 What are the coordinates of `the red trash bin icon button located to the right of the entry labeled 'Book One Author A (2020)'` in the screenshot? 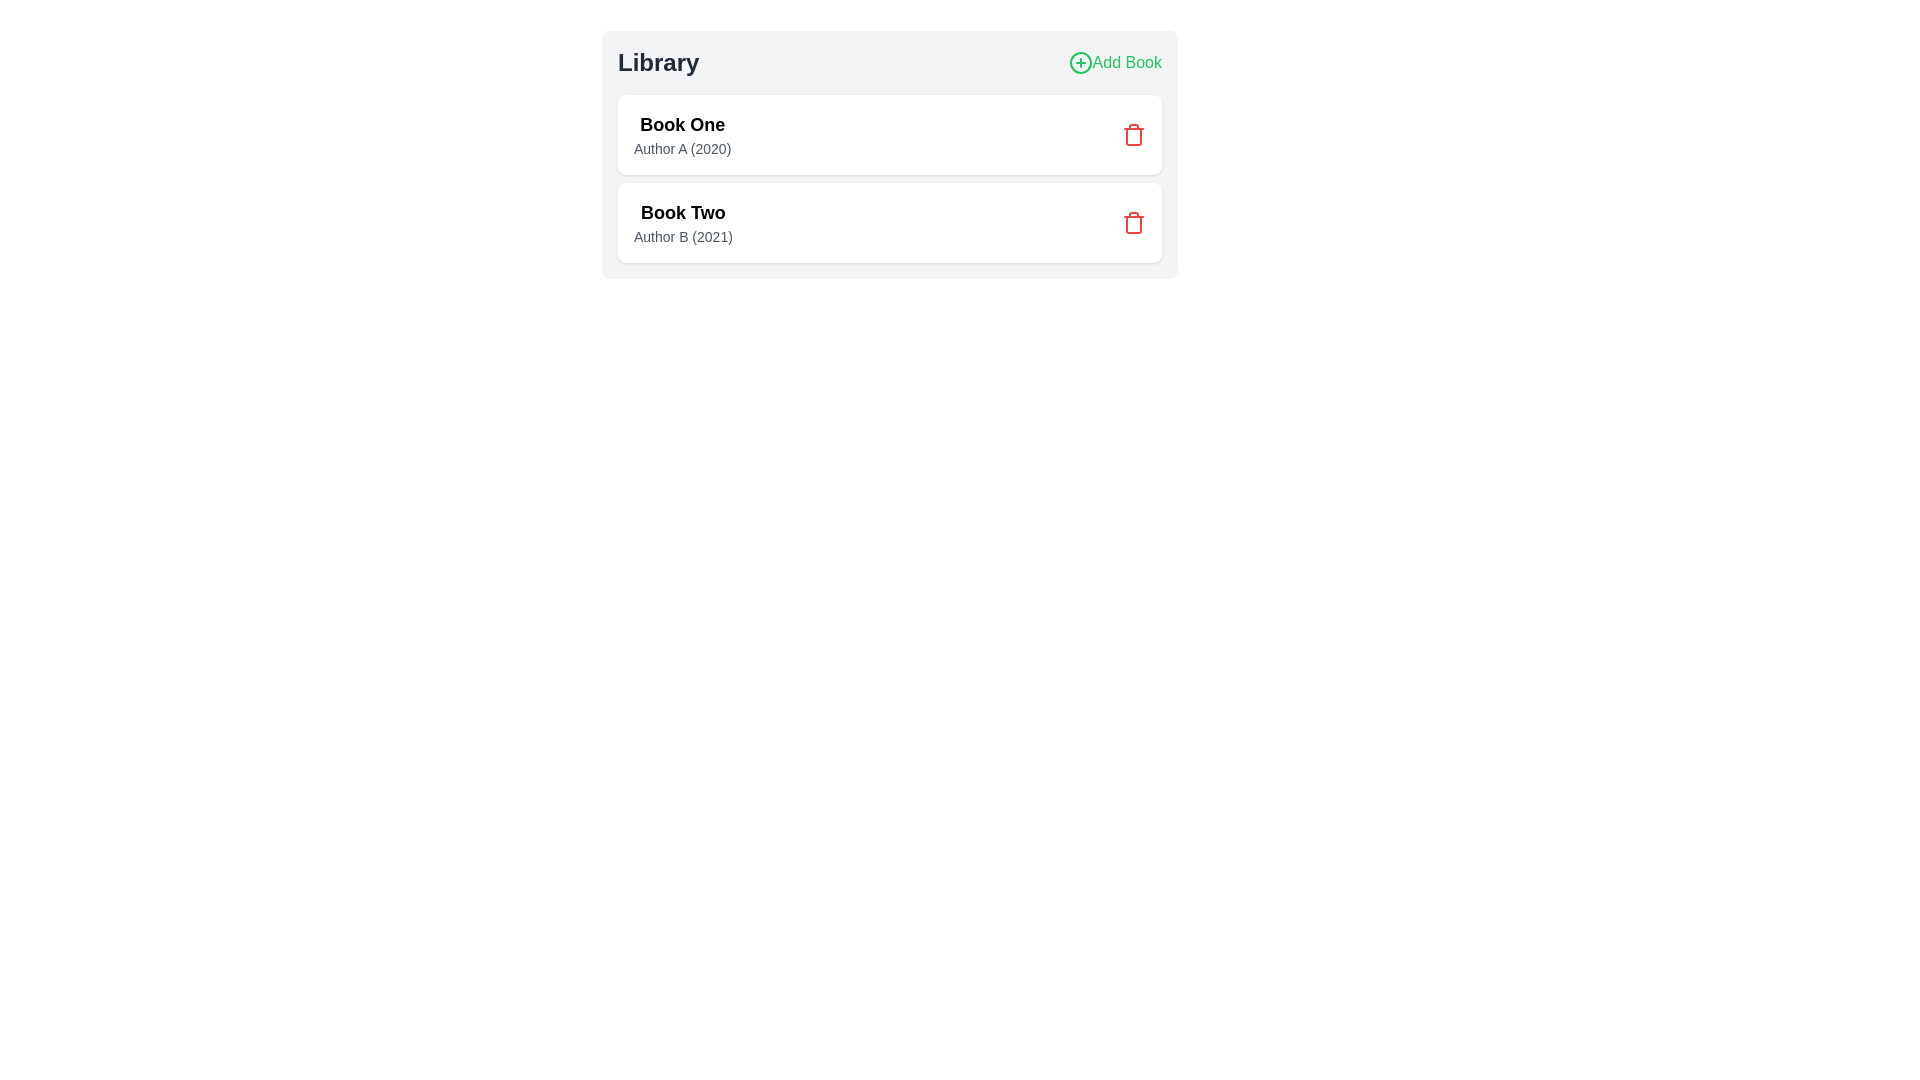 It's located at (1133, 135).